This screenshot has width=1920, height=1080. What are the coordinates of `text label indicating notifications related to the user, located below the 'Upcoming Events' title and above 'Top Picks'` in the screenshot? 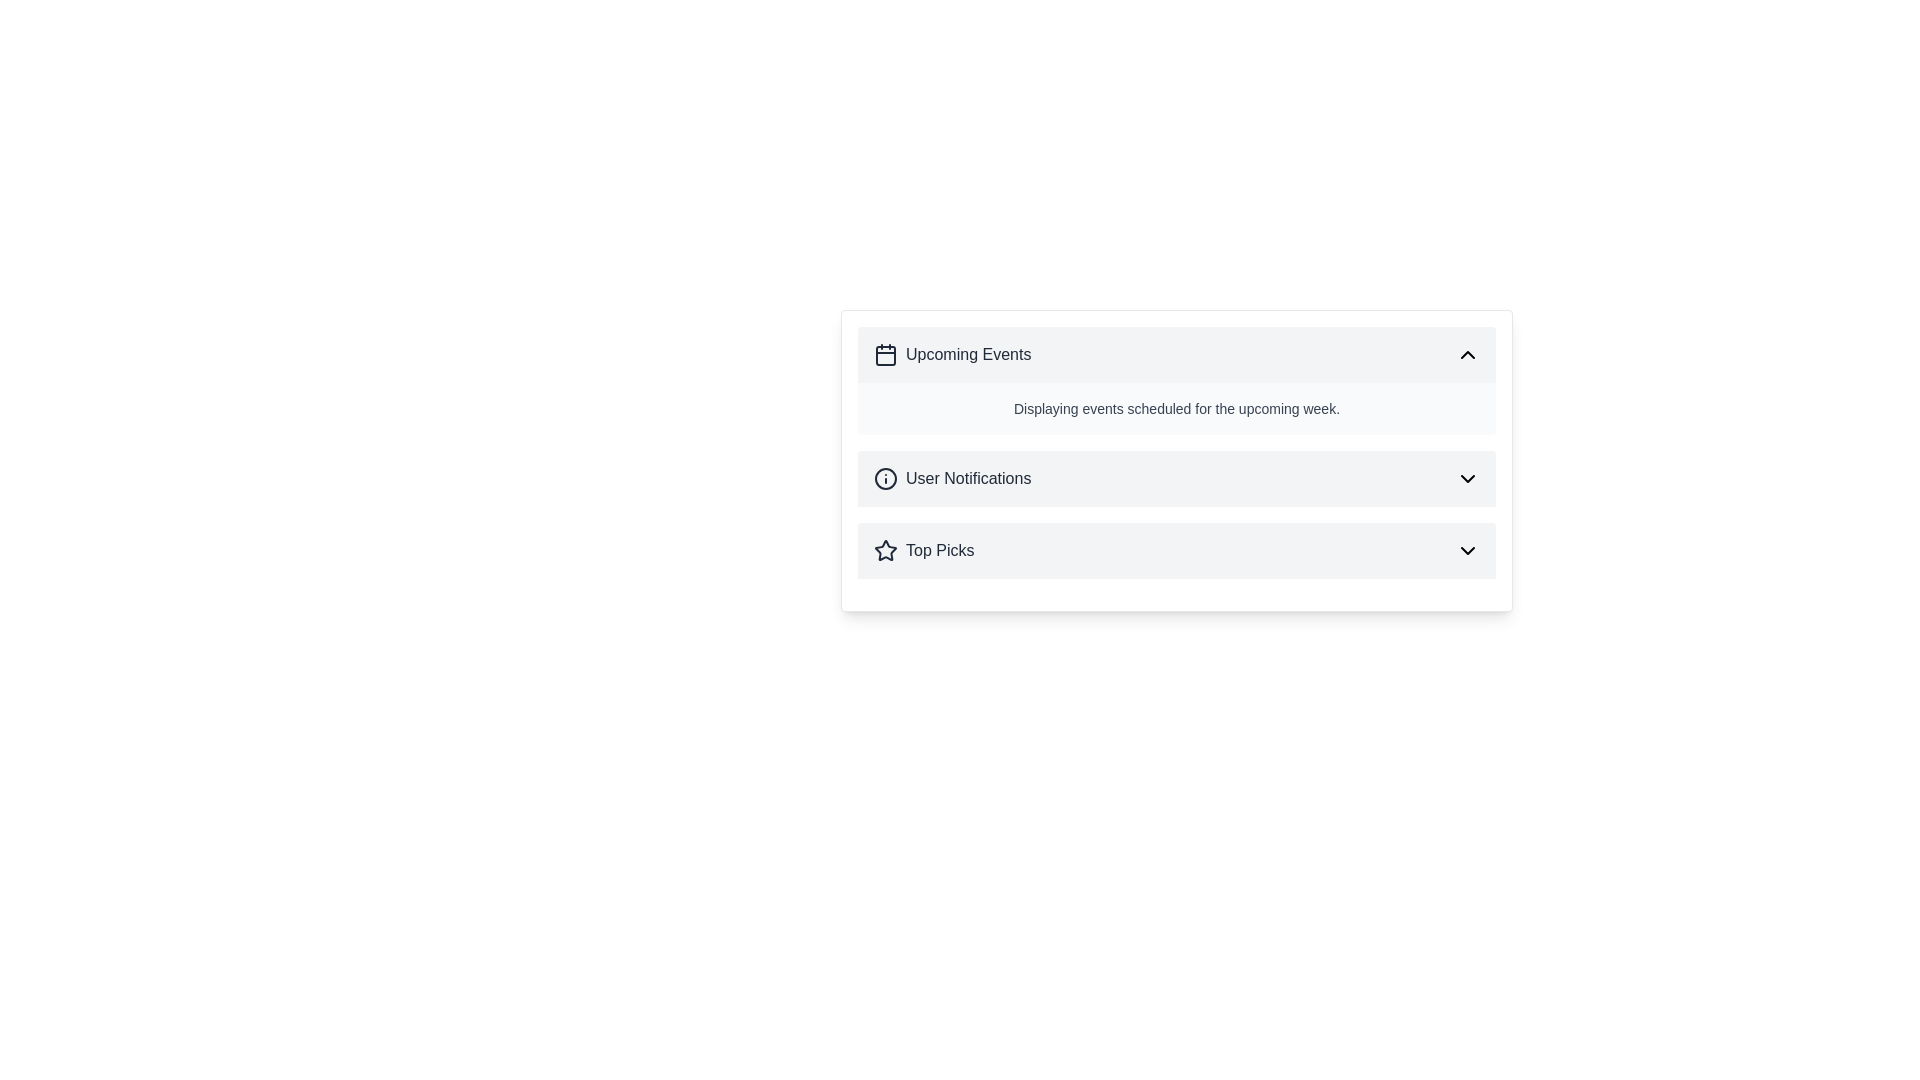 It's located at (968, 478).